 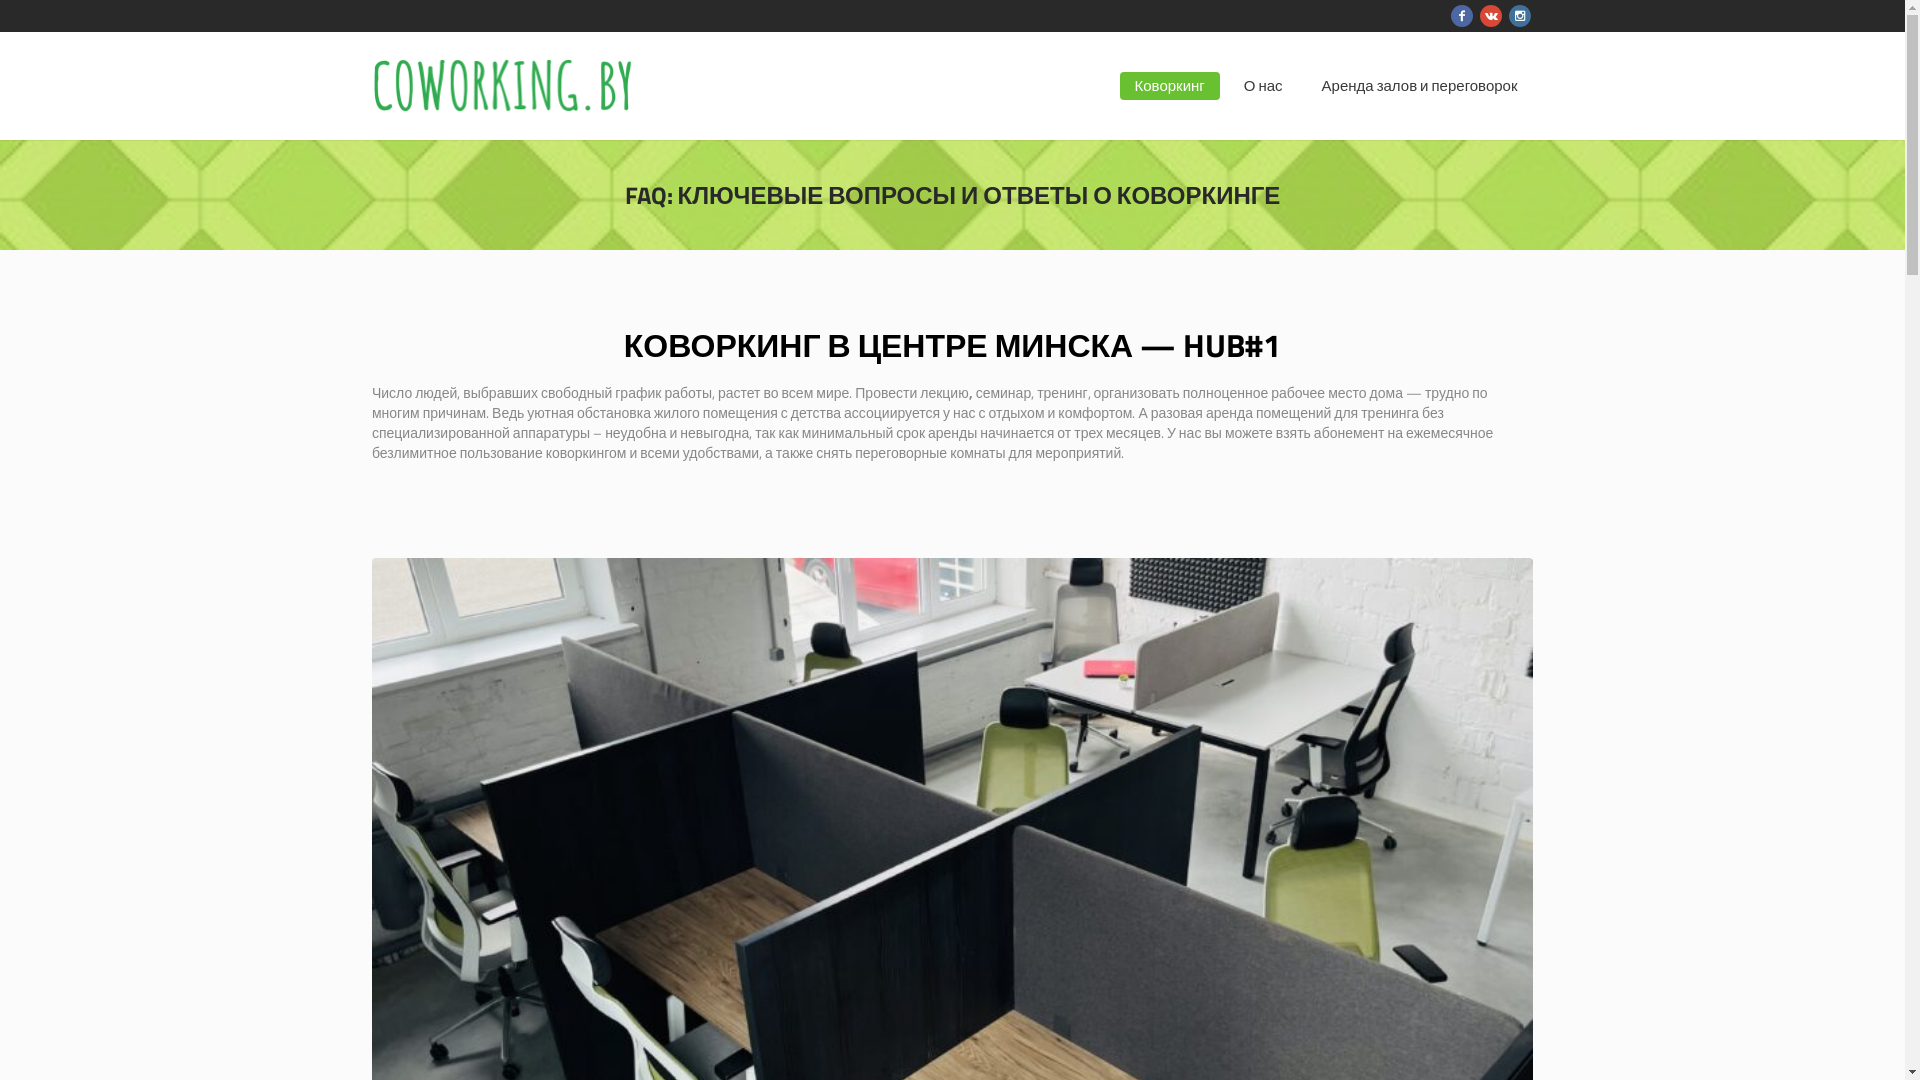 What do you see at coordinates (1491, 15) in the screenshot?
I see `'VK'` at bounding box center [1491, 15].